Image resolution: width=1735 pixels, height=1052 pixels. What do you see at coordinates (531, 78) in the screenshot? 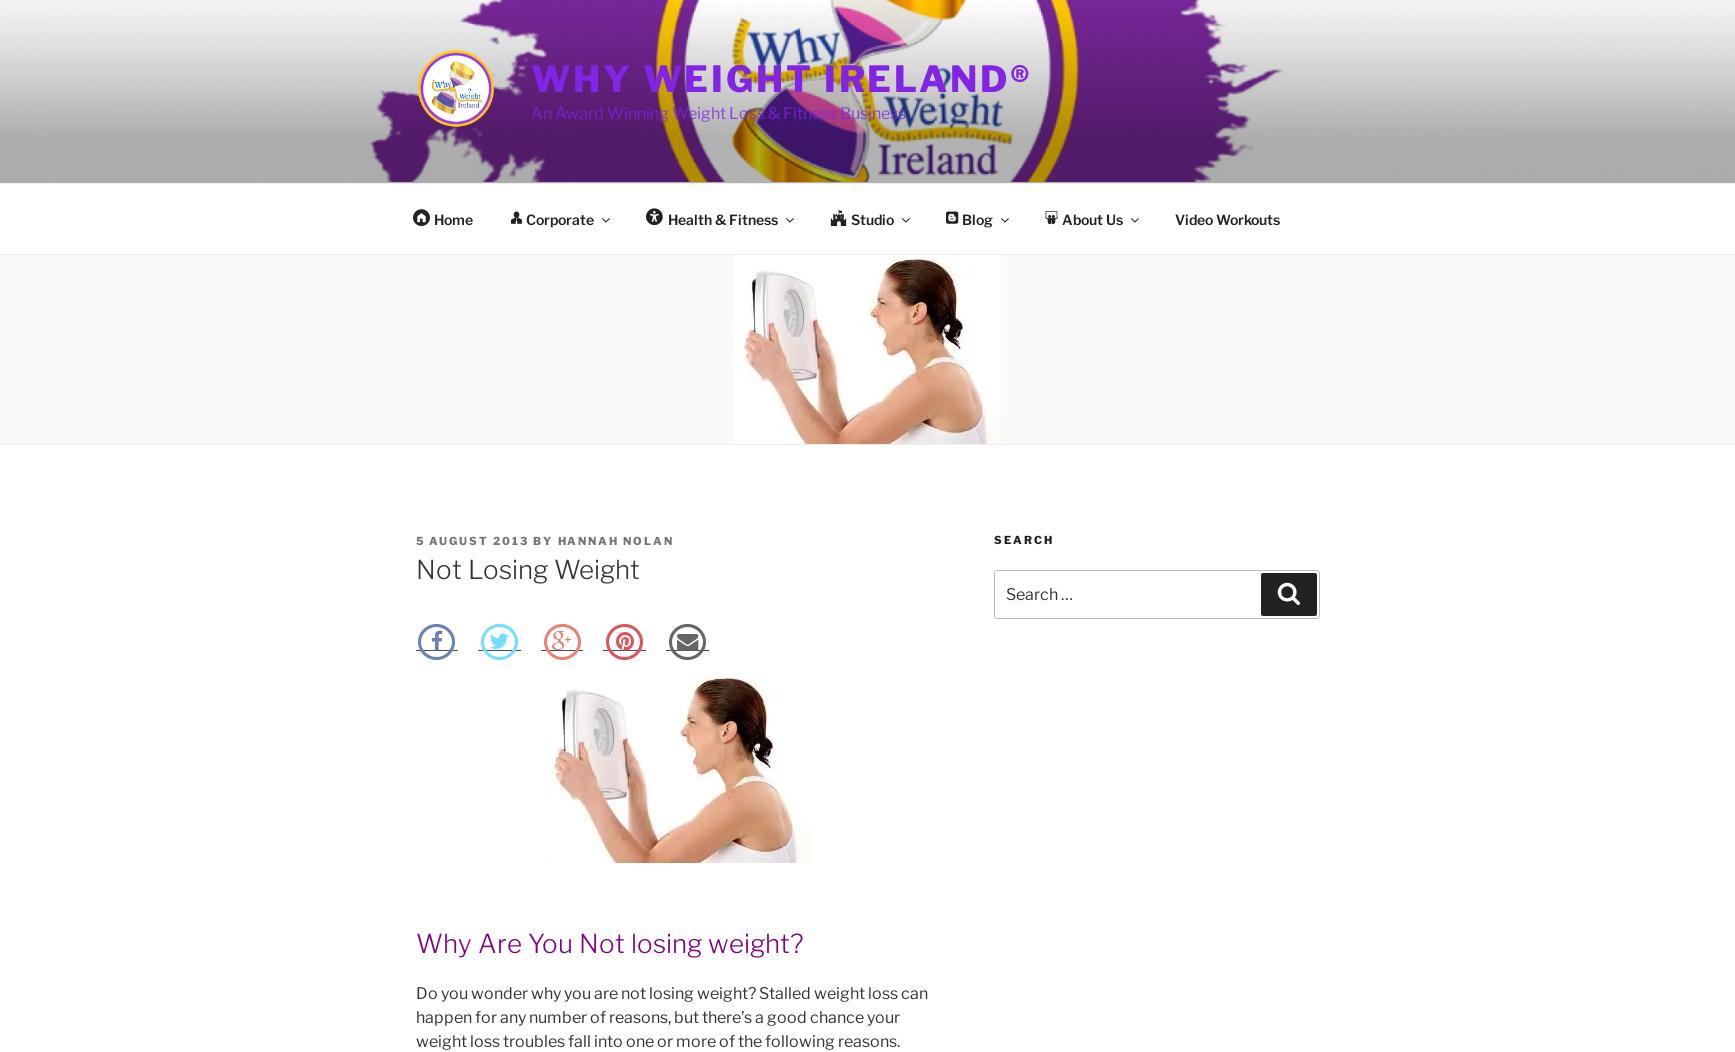
I see `'Why Weight Ireland®'` at bounding box center [531, 78].